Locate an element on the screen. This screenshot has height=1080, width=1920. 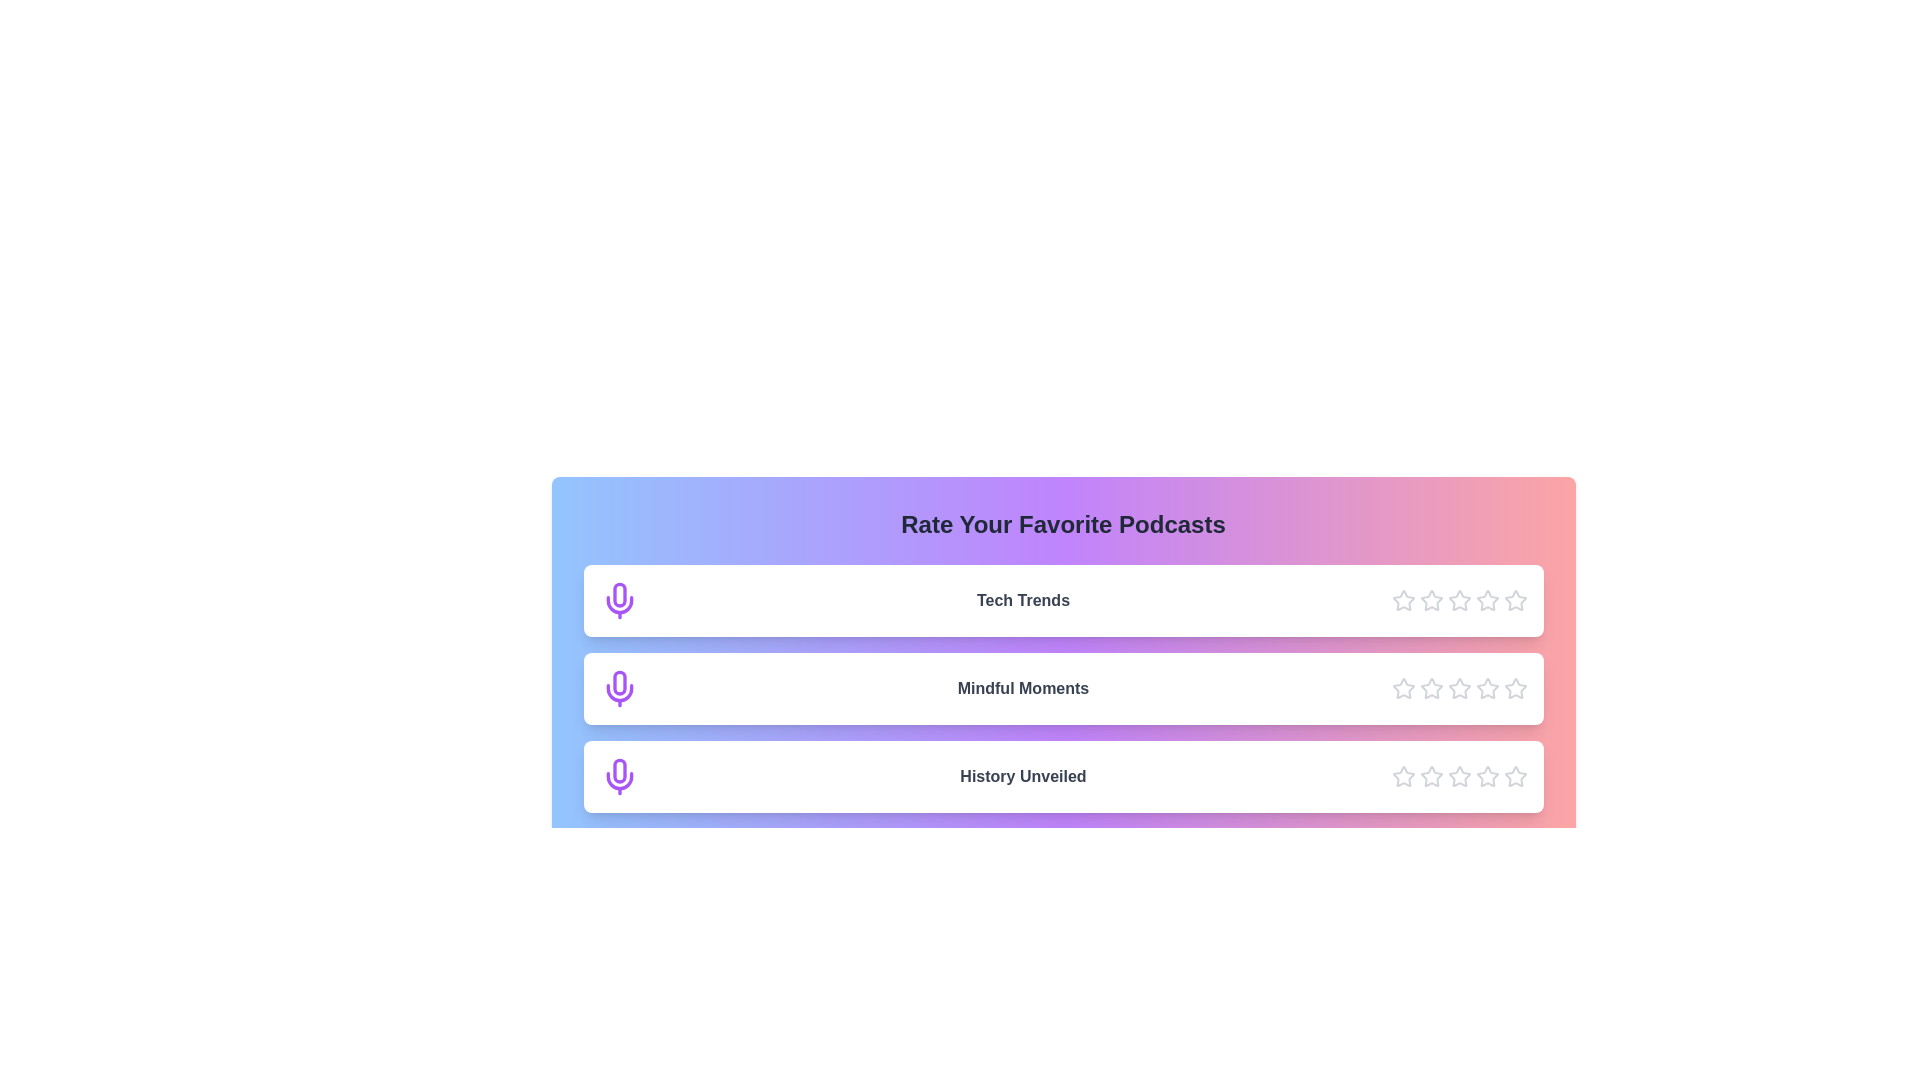
the star icon corresponding to 5 stars for the podcast History Unveiled is located at coordinates (1515, 775).